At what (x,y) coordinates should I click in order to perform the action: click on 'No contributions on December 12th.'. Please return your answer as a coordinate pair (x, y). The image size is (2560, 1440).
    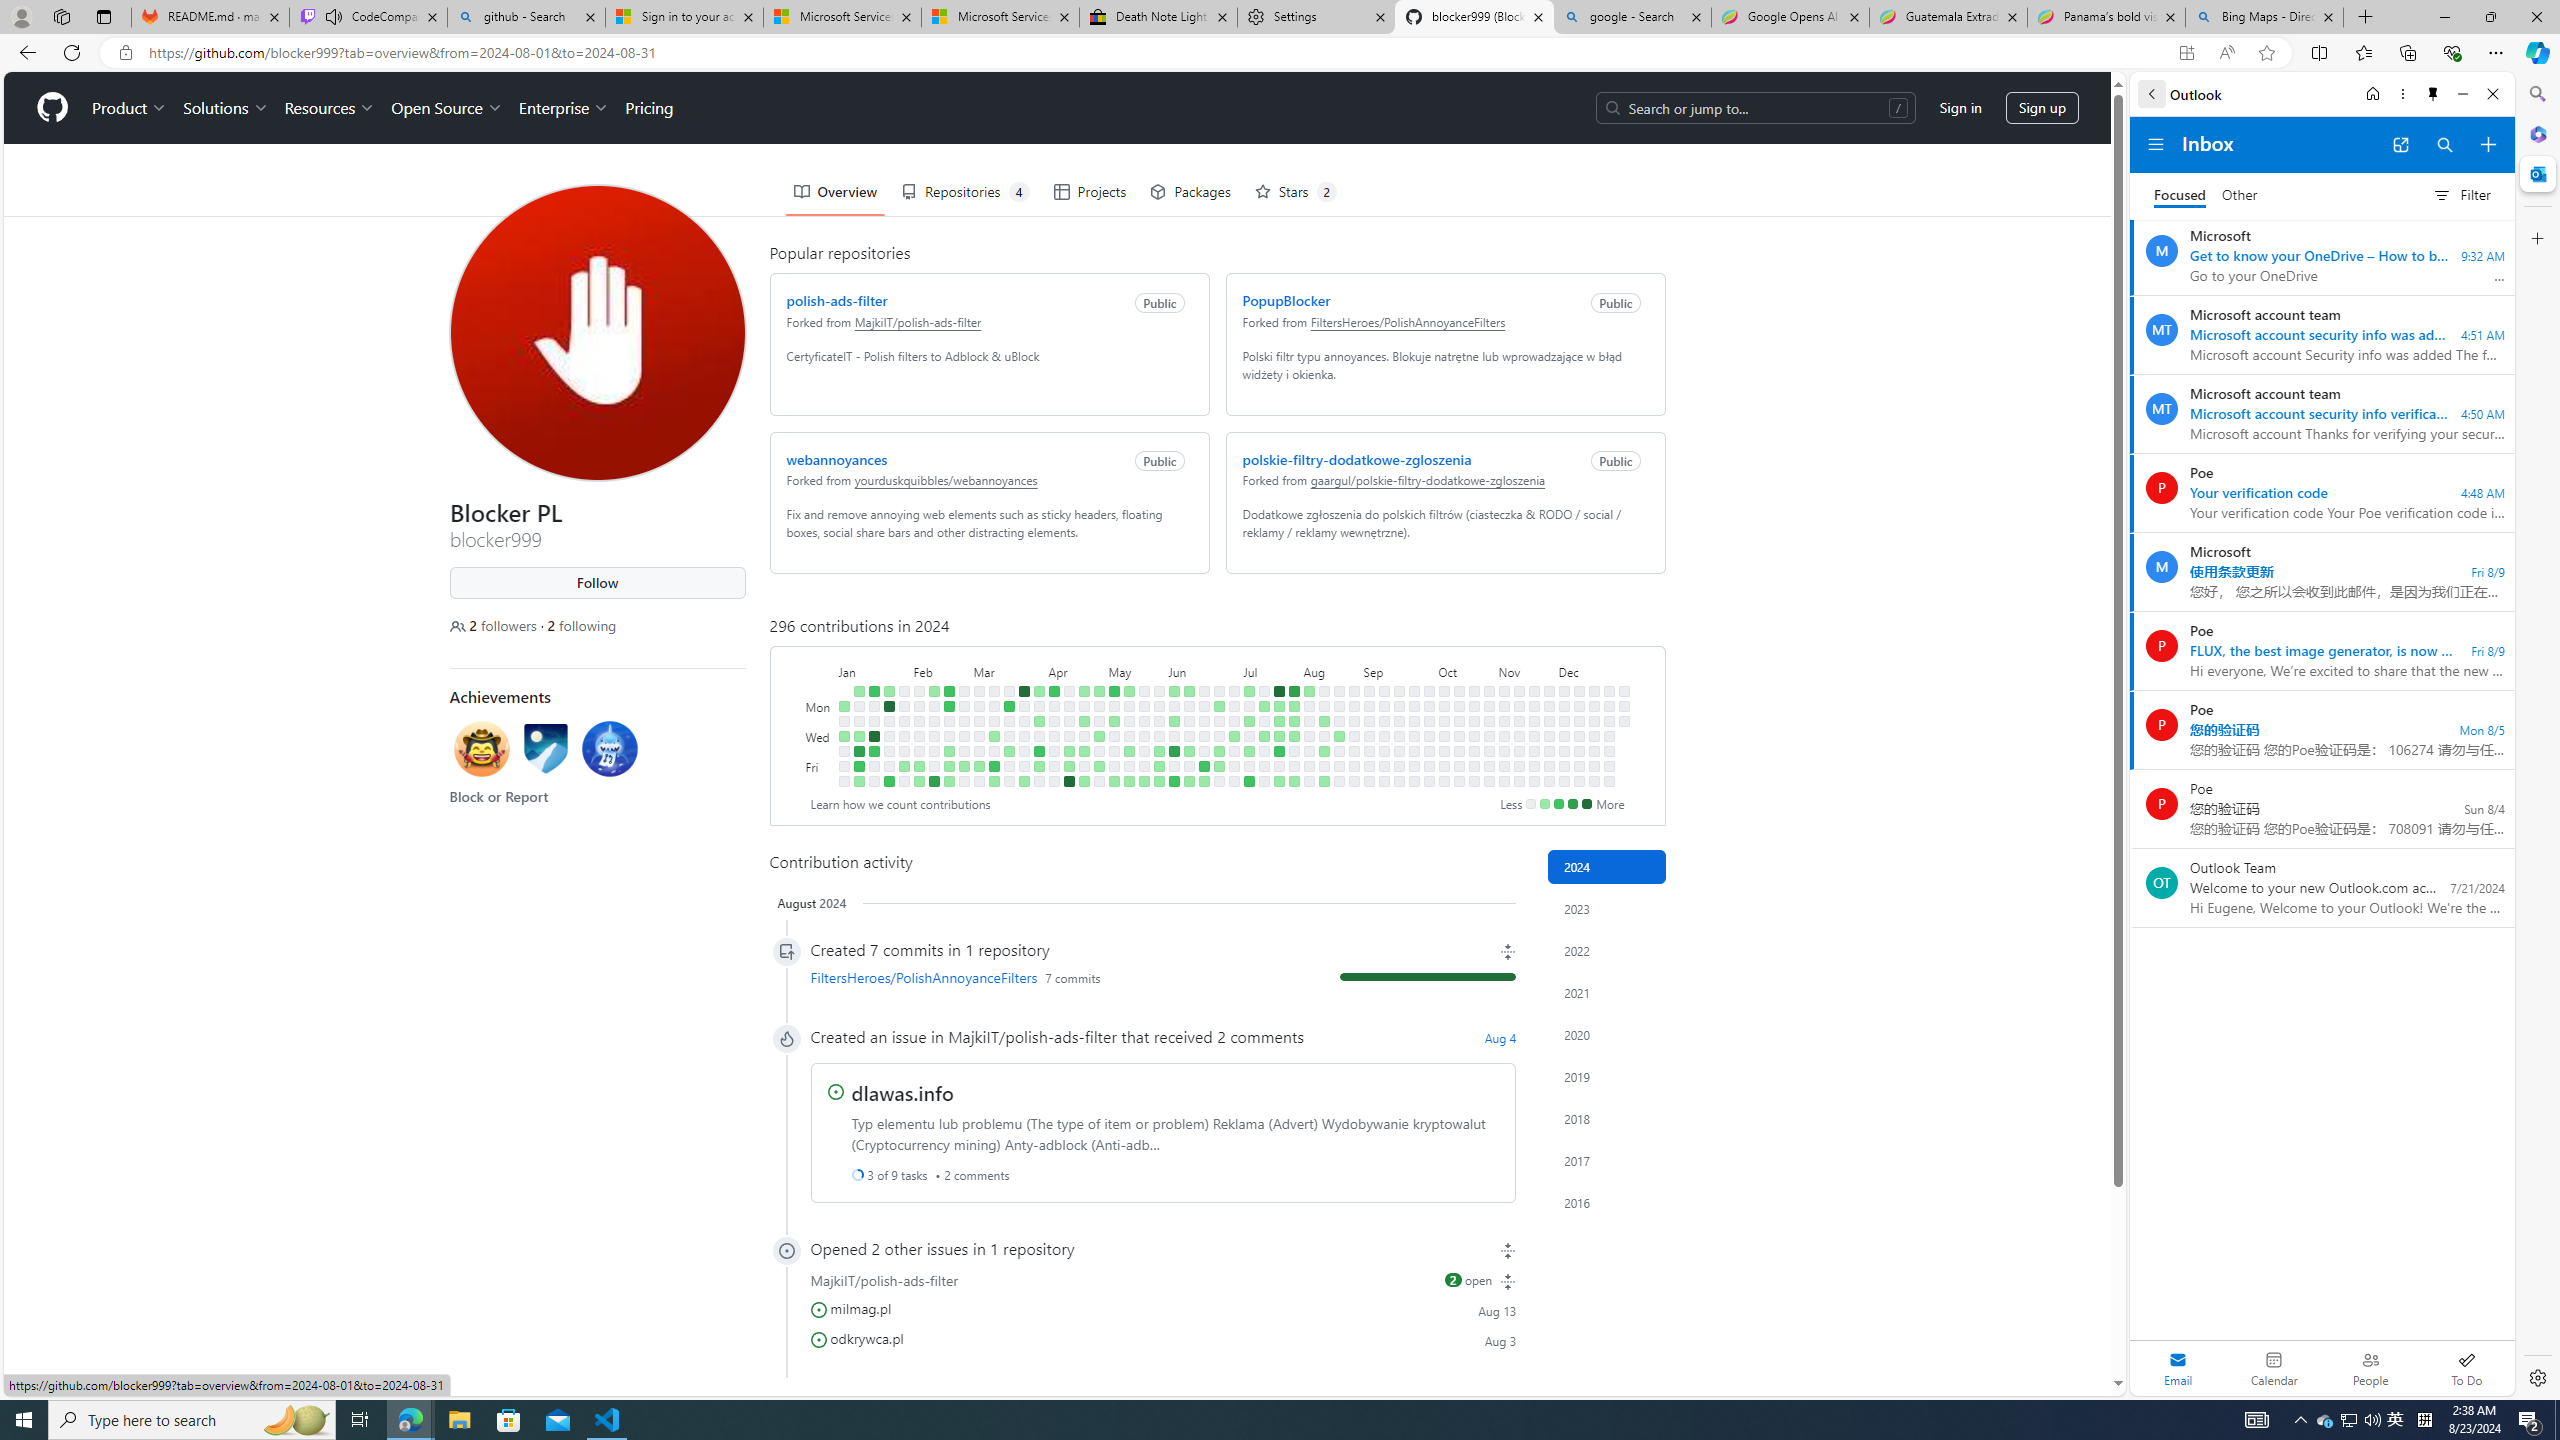
    Looking at the image, I should click on (1577, 750).